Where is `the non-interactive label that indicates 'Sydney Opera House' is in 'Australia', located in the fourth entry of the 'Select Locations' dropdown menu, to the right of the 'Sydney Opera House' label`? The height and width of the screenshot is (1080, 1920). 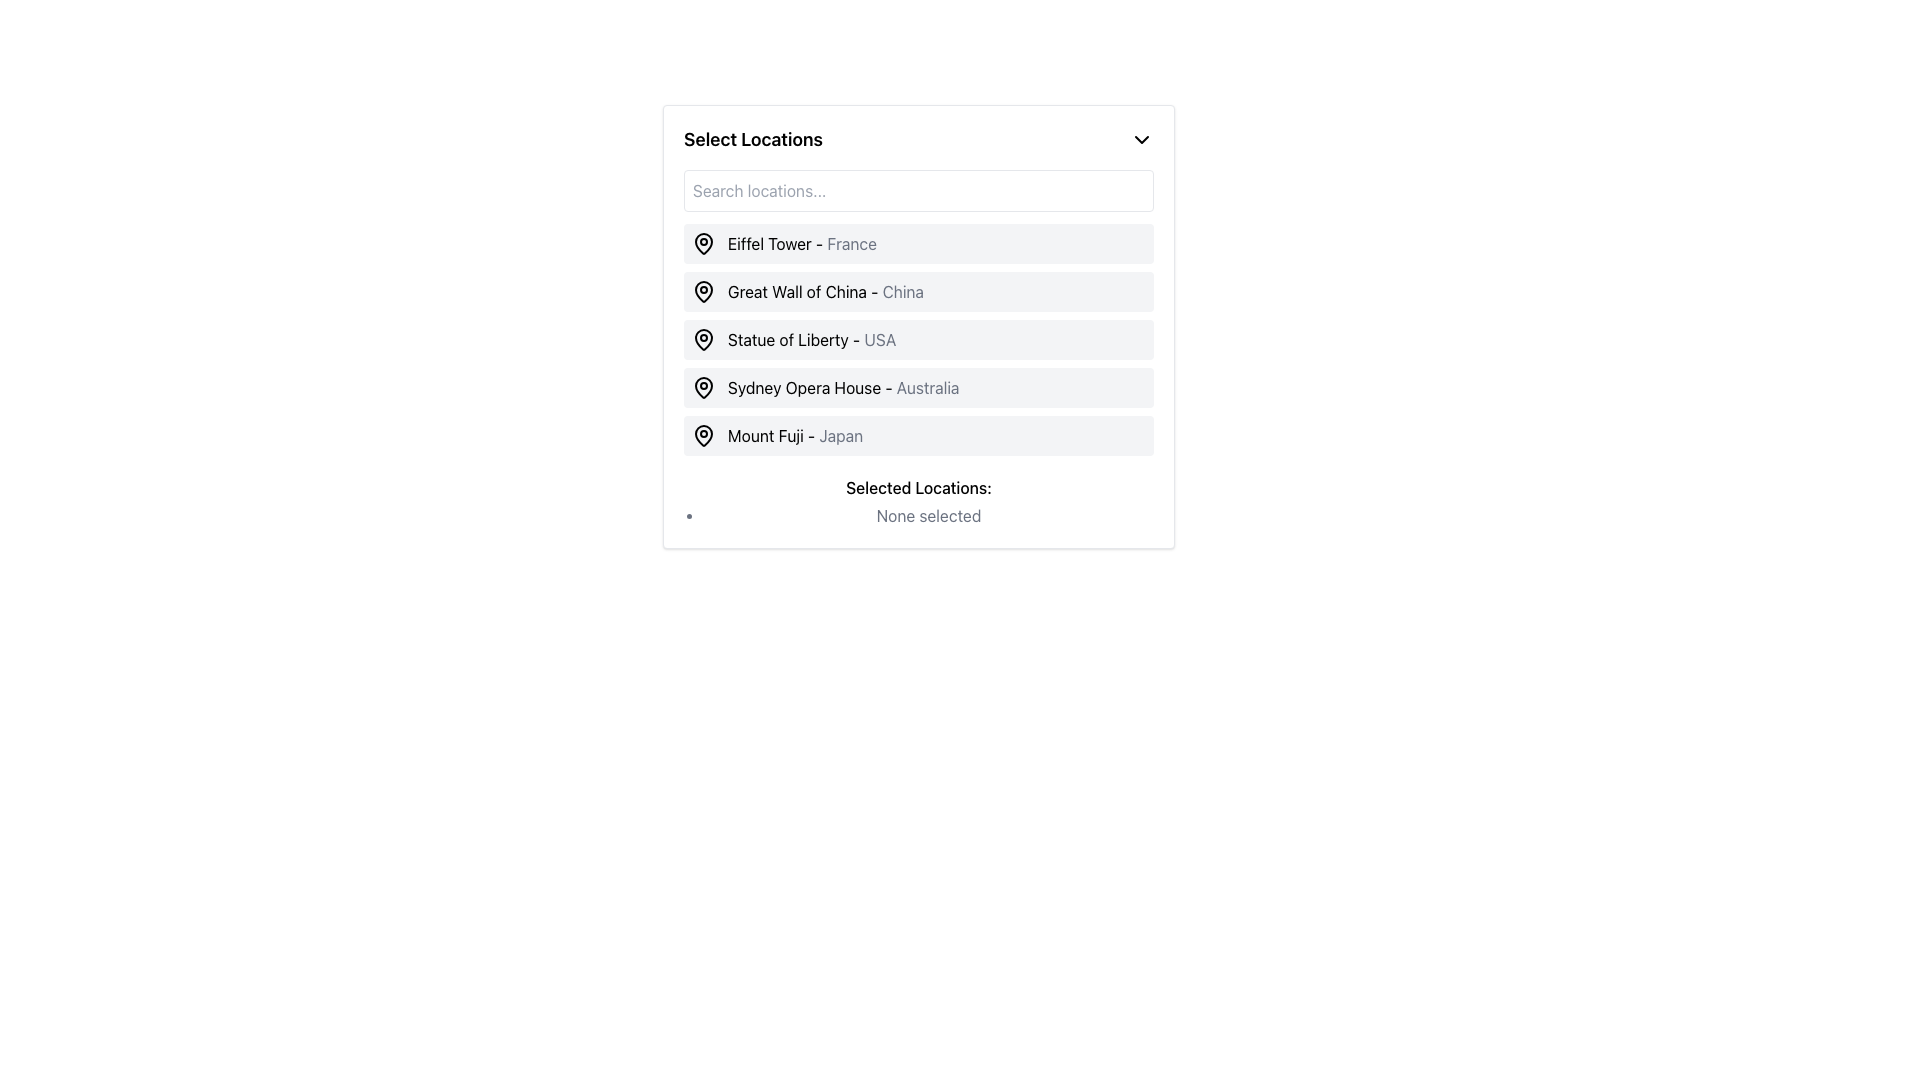
the non-interactive label that indicates 'Sydney Opera House' is in 'Australia', located in the fourth entry of the 'Select Locations' dropdown menu, to the right of the 'Sydney Opera House' label is located at coordinates (927, 388).